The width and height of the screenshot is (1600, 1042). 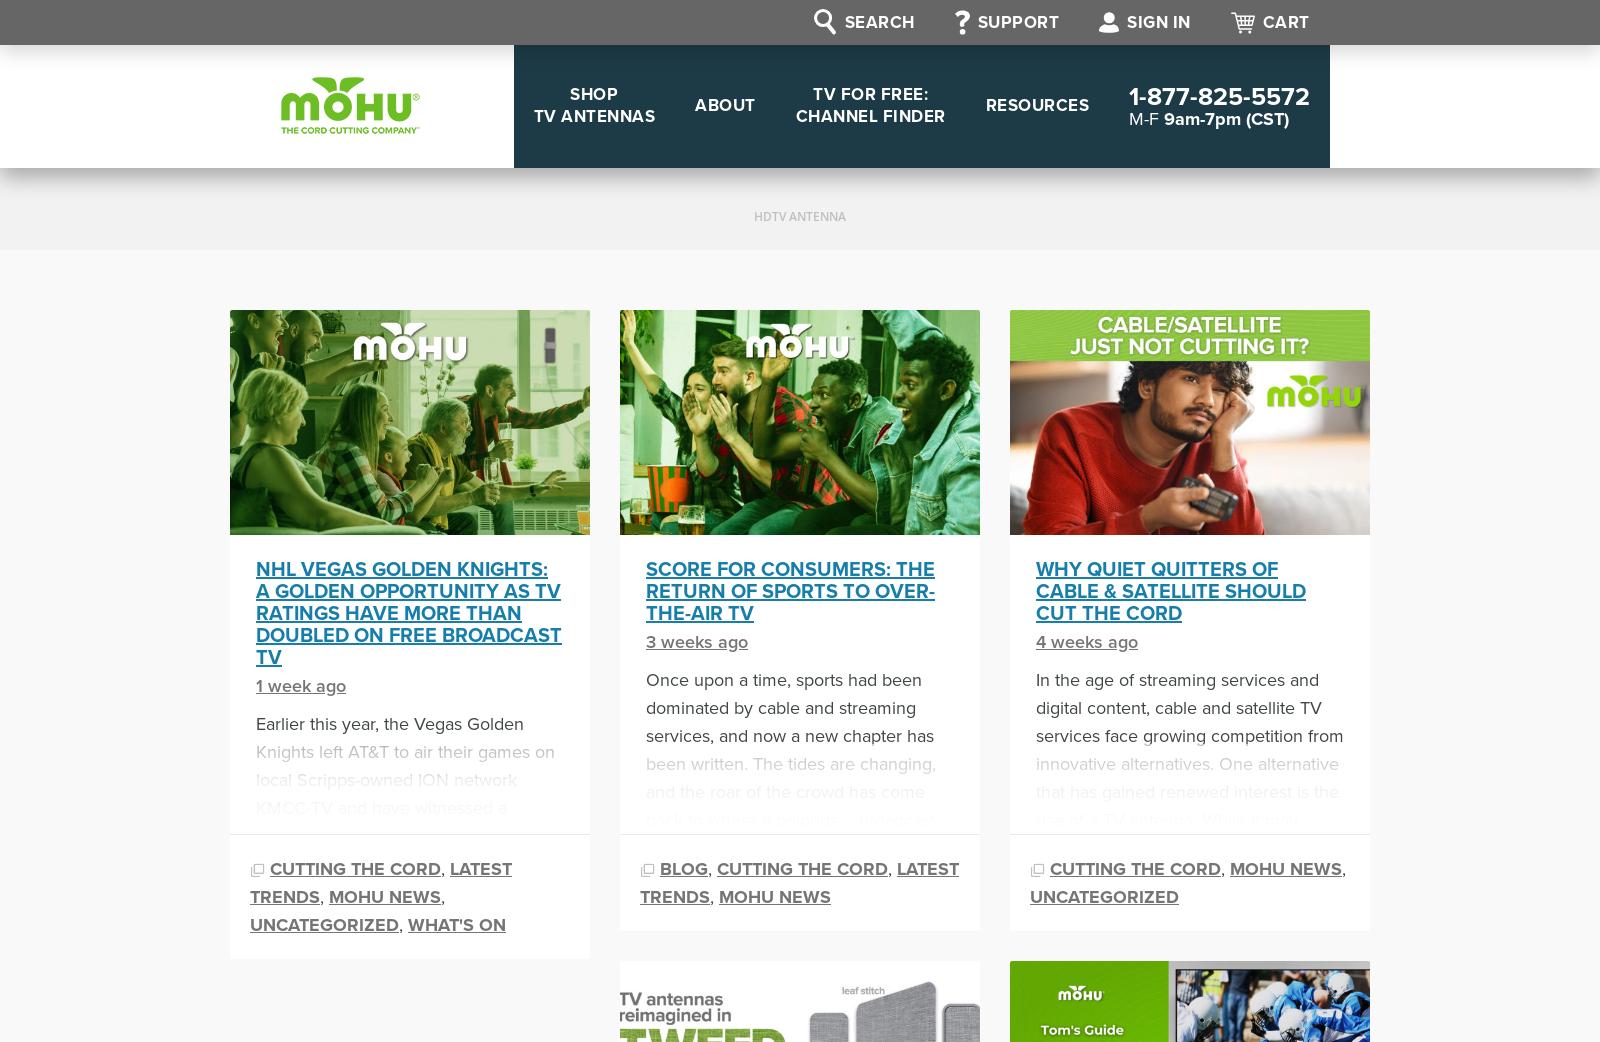 I want to click on 'Support', so click(x=1017, y=21).